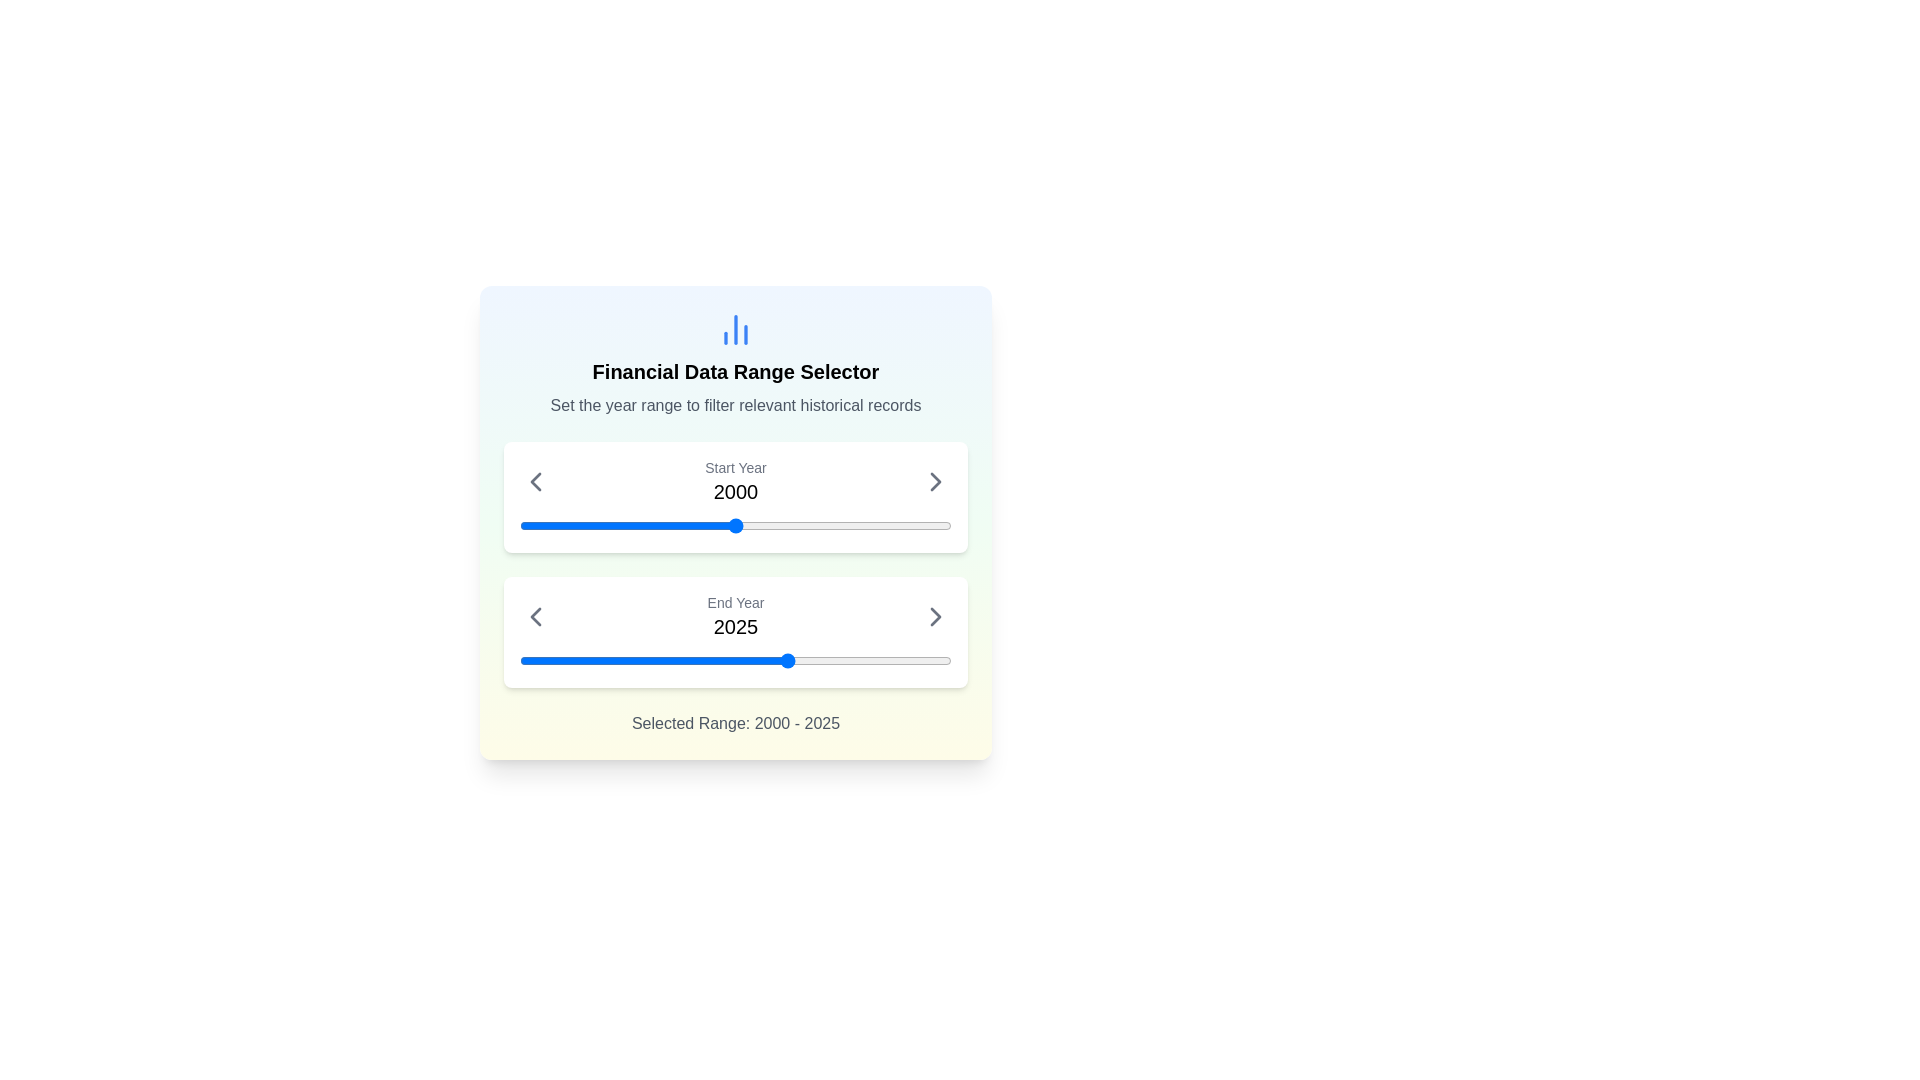 Image resolution: width=1920 pixels, height=1080 pixels. I want to click on the left-facing gray arrow icon located in the 'End Year' section, so click(536, 616).